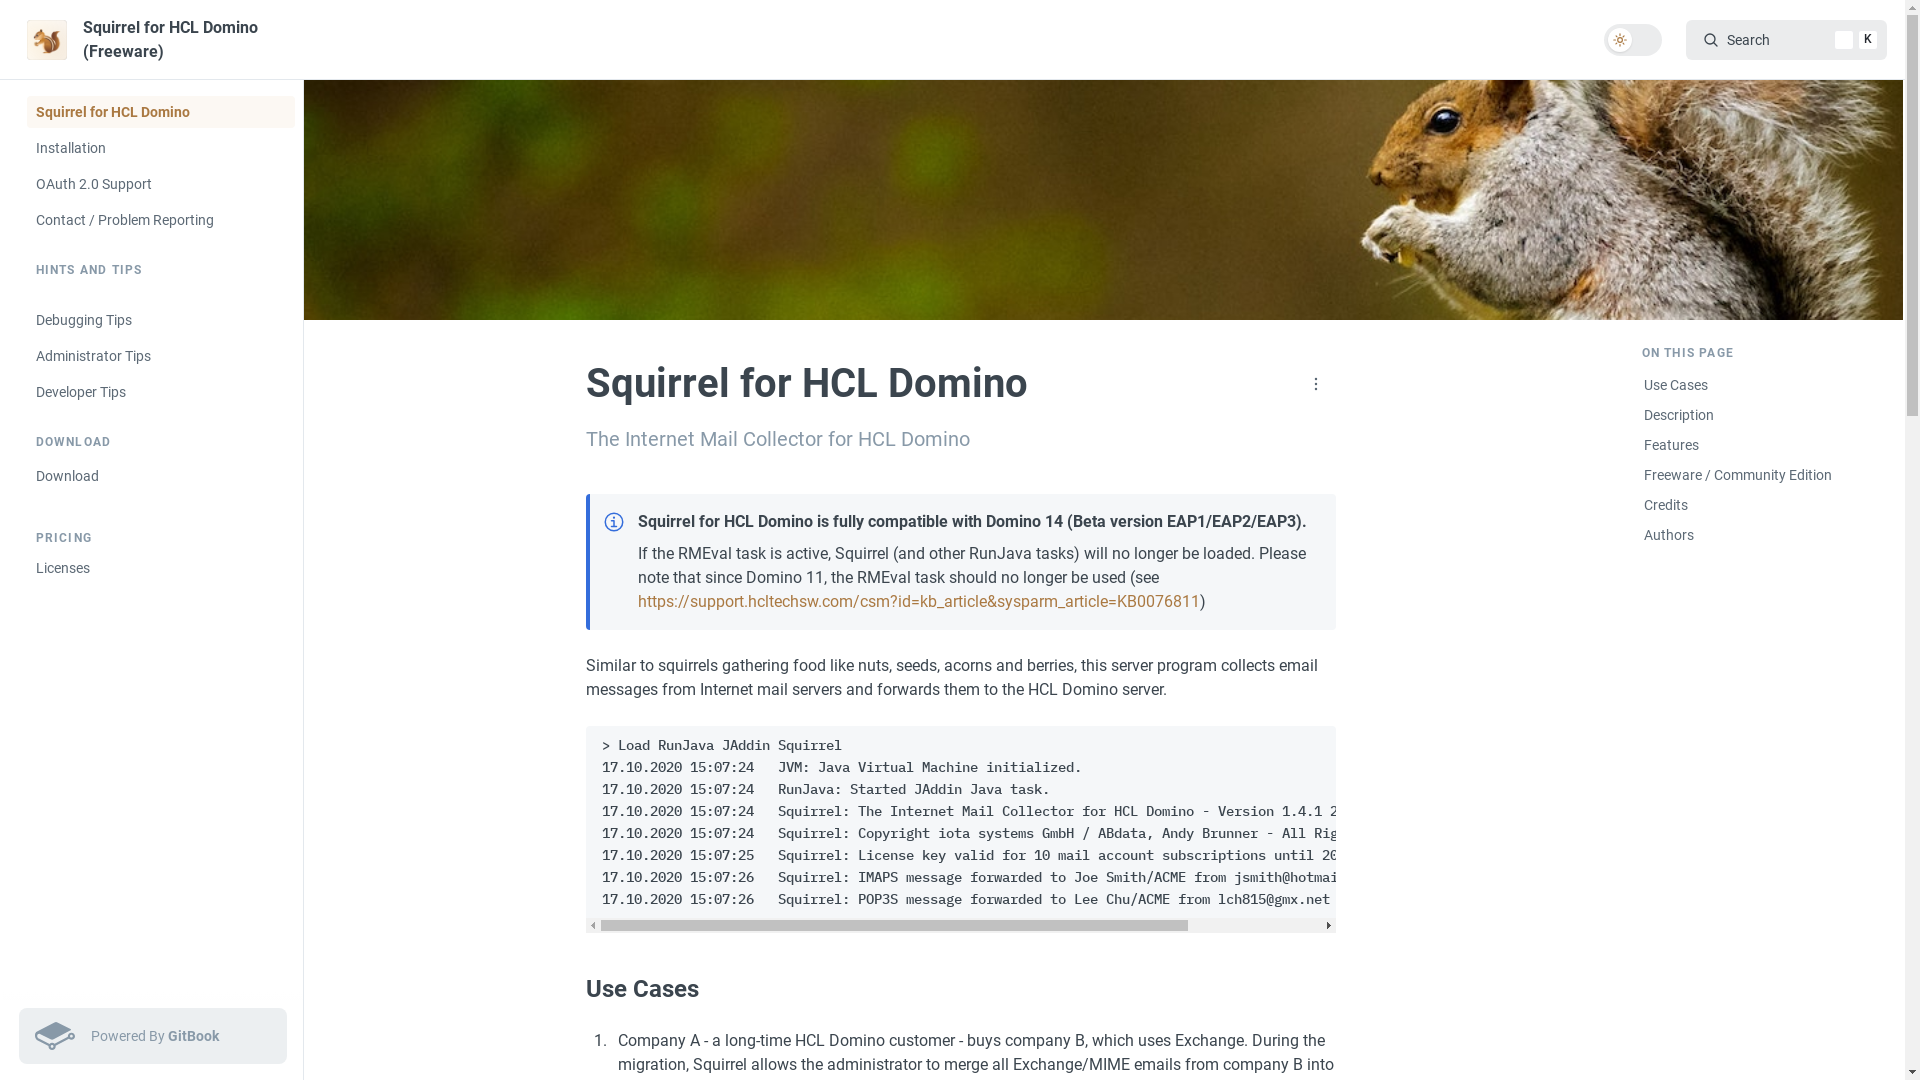  What do you see at coordinates (158, 319) in the screenshot?
I see `'Debugging Tips'` at bounding box center [158, 319].